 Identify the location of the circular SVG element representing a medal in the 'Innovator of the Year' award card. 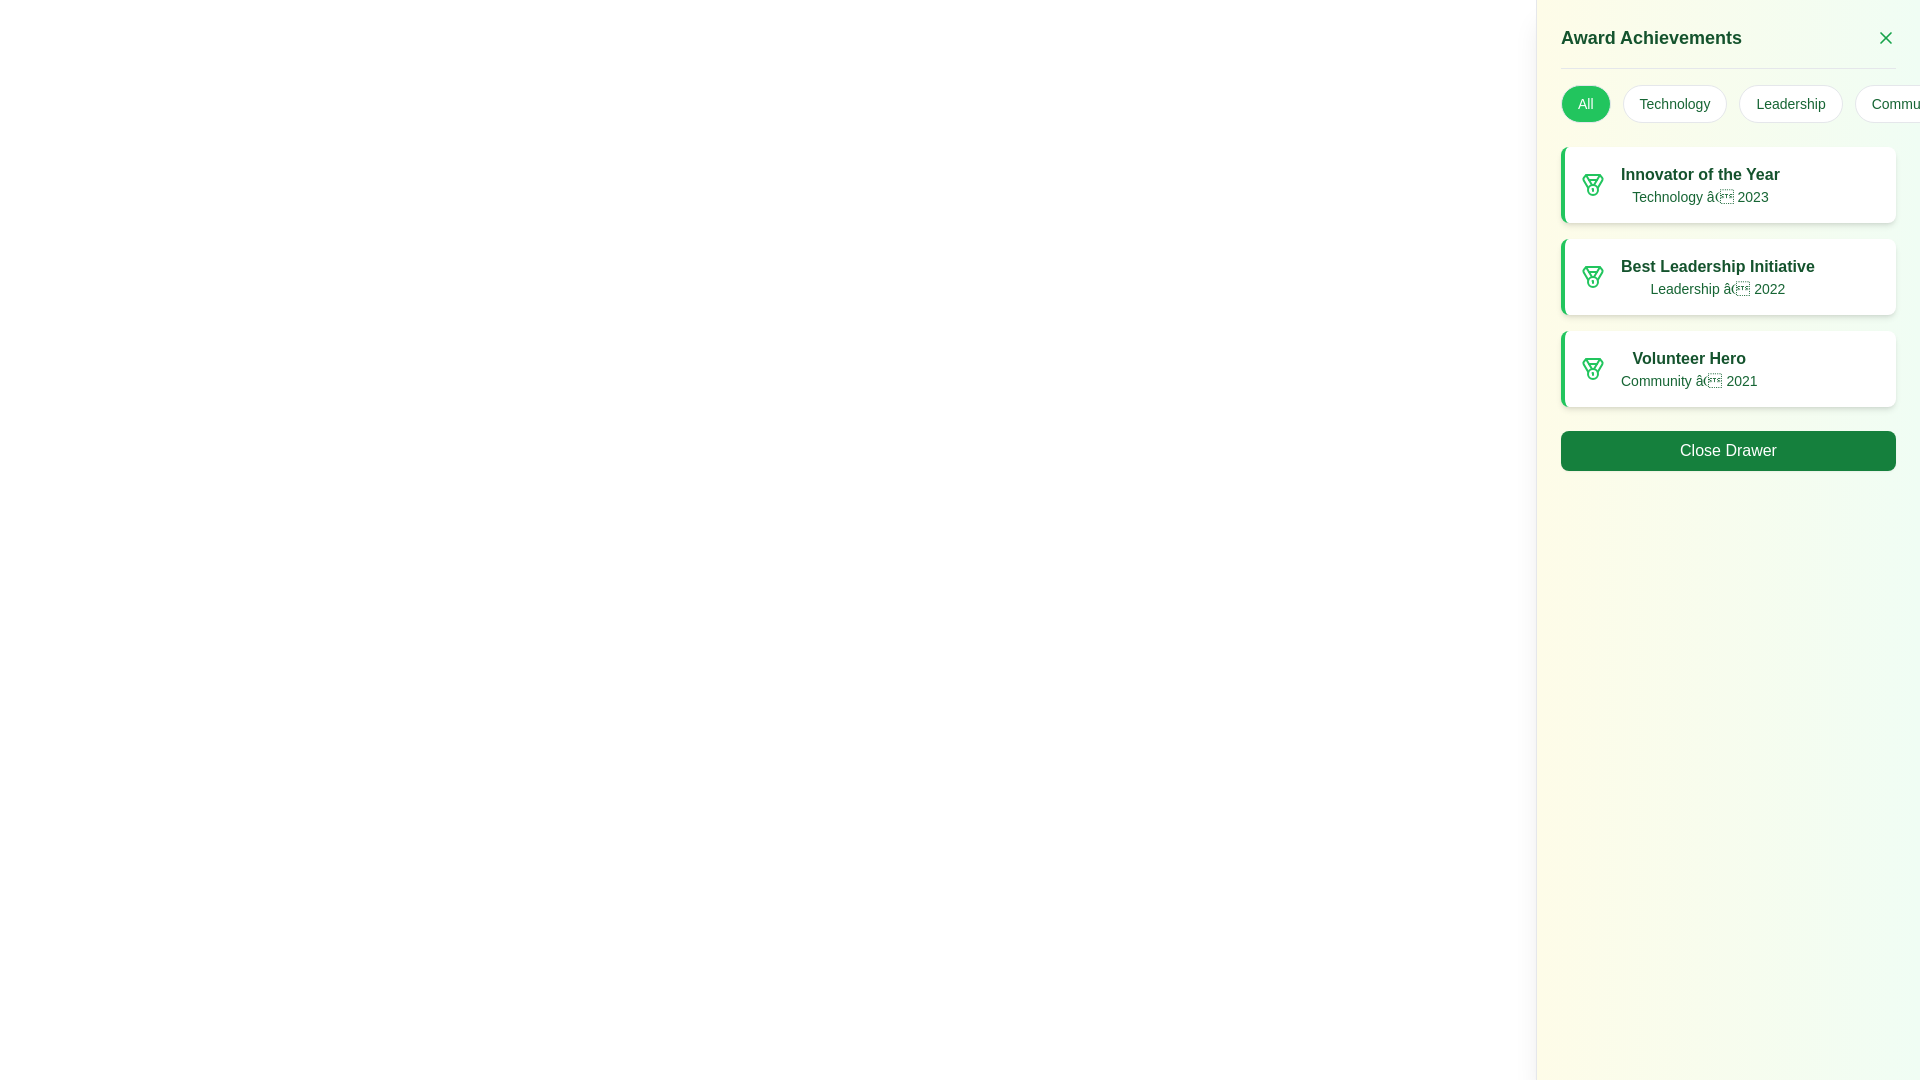
(1592, 189).